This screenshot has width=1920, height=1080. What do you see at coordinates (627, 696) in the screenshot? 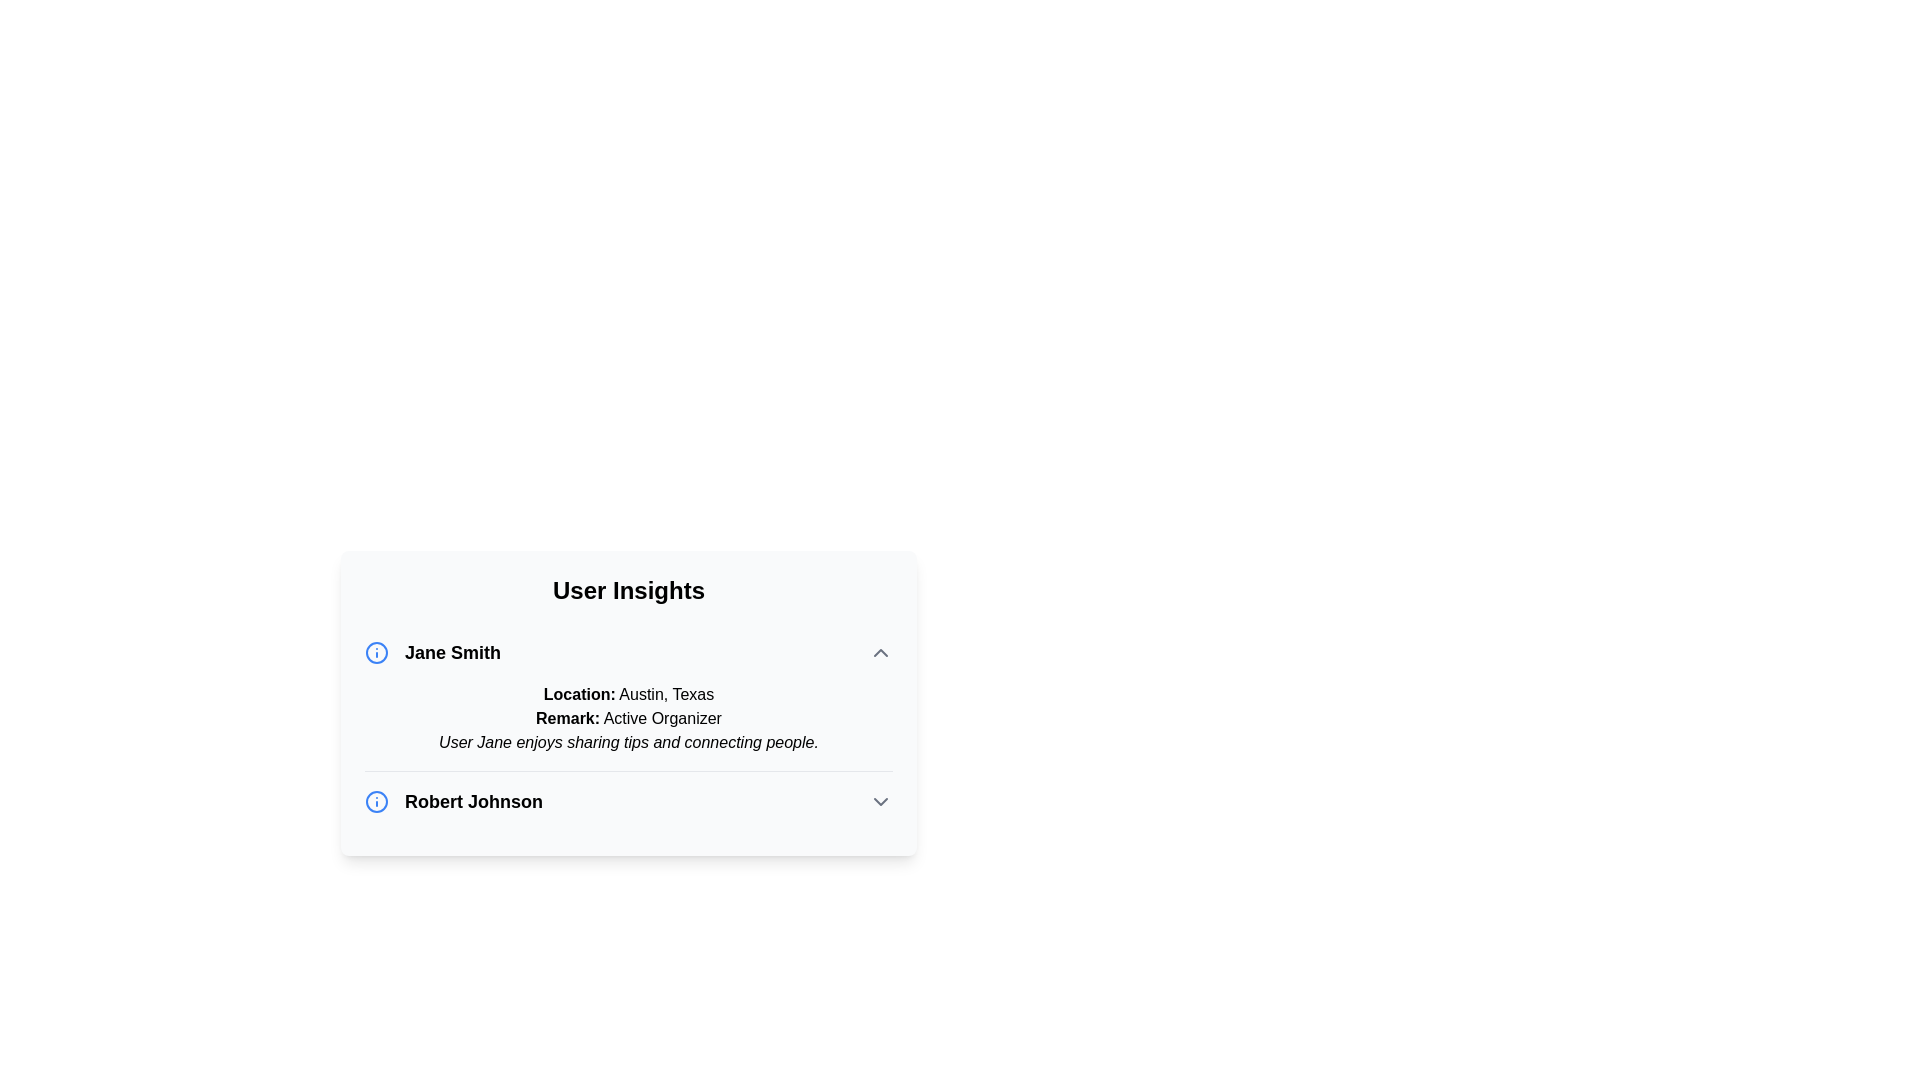
I see `the user profile card containing the name 'Jane Smith' in the 'User Insights' section` at bounding box center [627, 696].